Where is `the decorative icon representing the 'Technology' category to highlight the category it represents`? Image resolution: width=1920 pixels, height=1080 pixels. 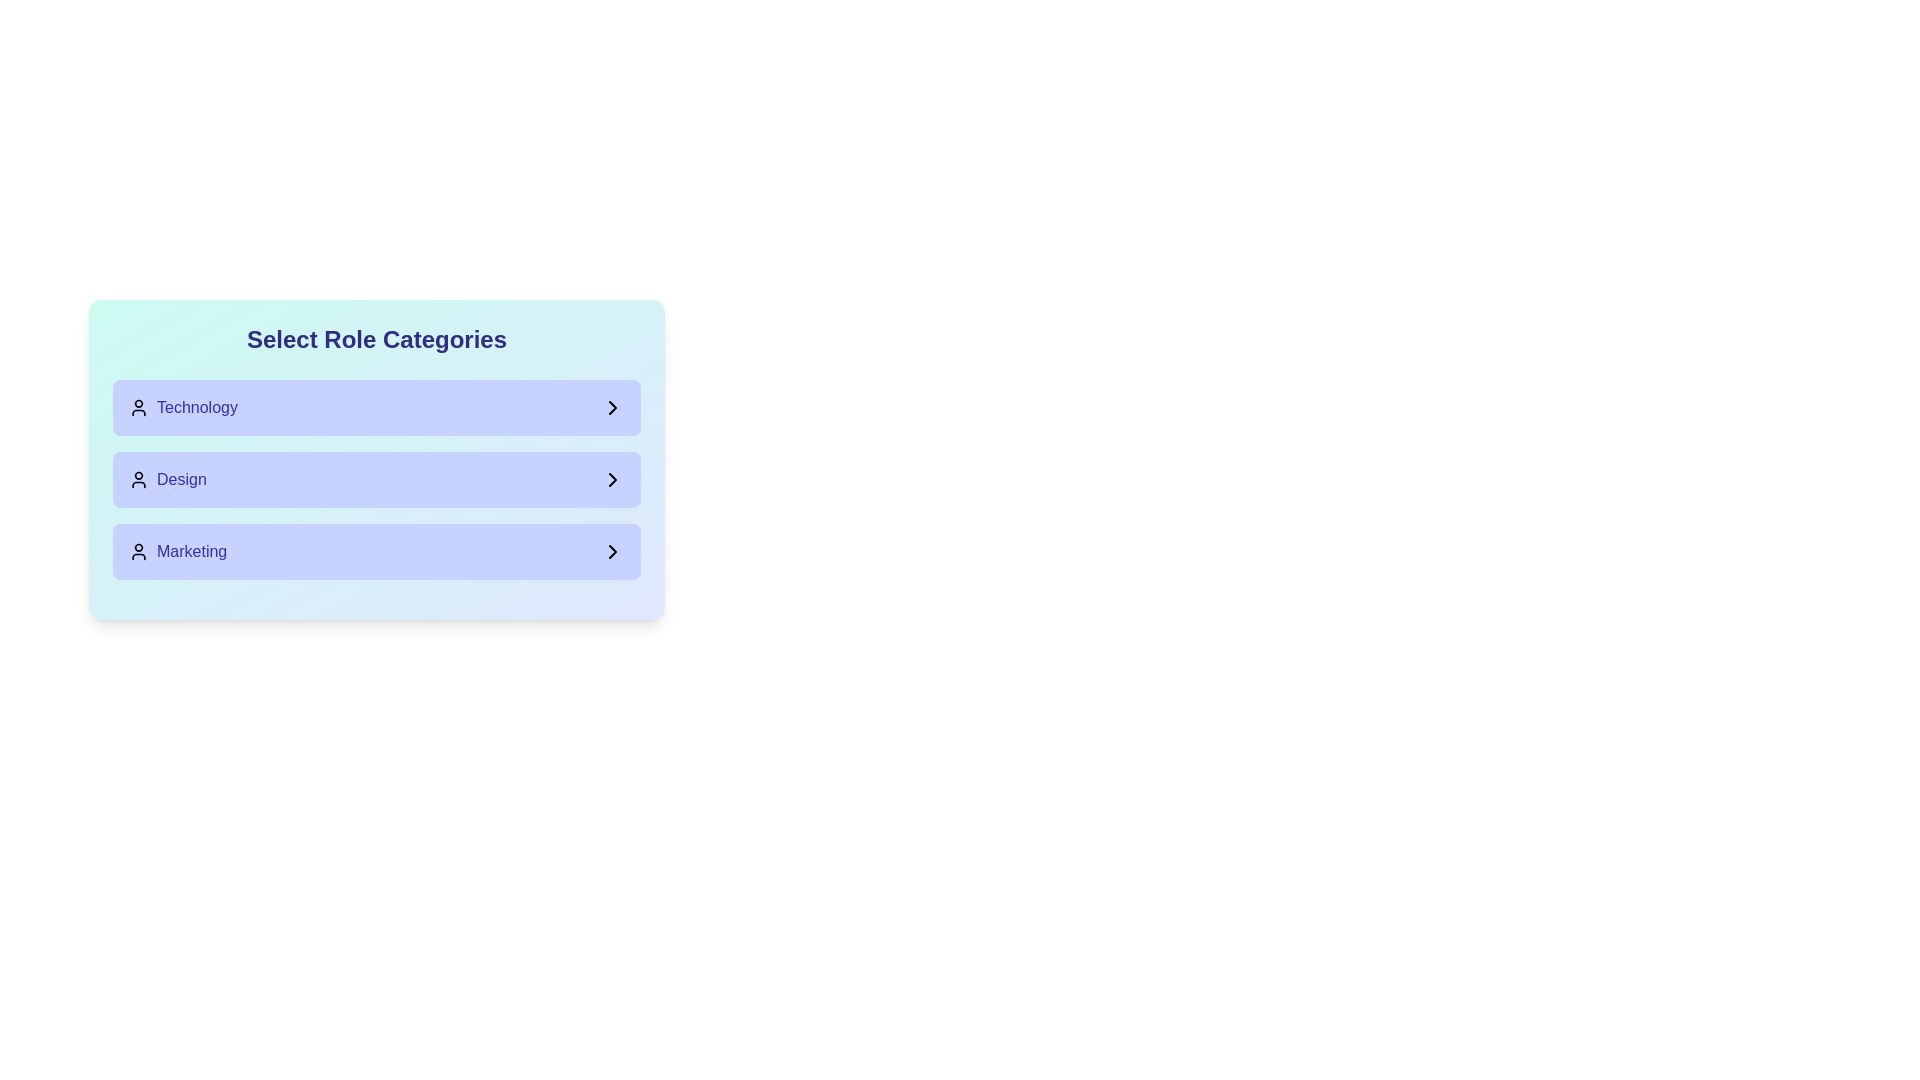
the decorative icon representing the 'Technology' category to highlight the category it represents is located at coordinates (138, 407).